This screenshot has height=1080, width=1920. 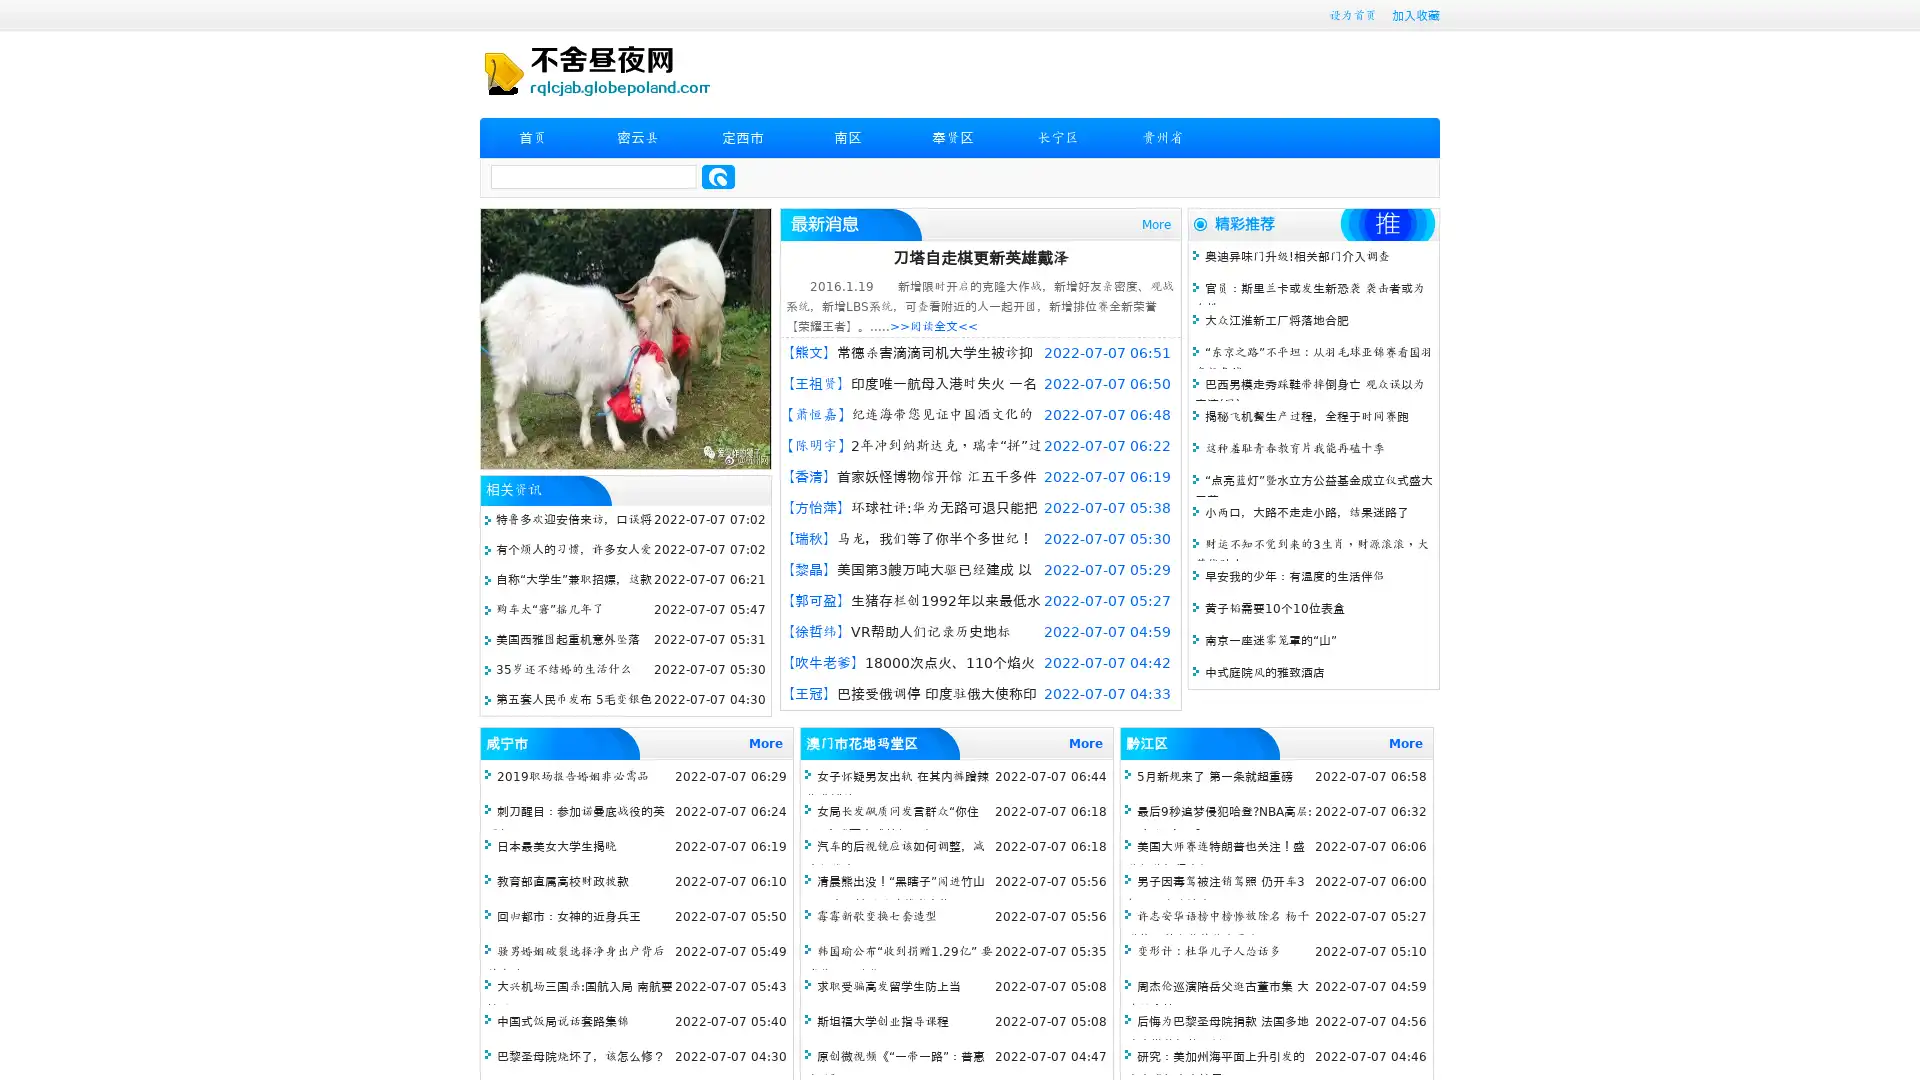 What do you see at coordinates (718, 176) in the screenshot?
I see `Search` at bounding box center [718, 176].